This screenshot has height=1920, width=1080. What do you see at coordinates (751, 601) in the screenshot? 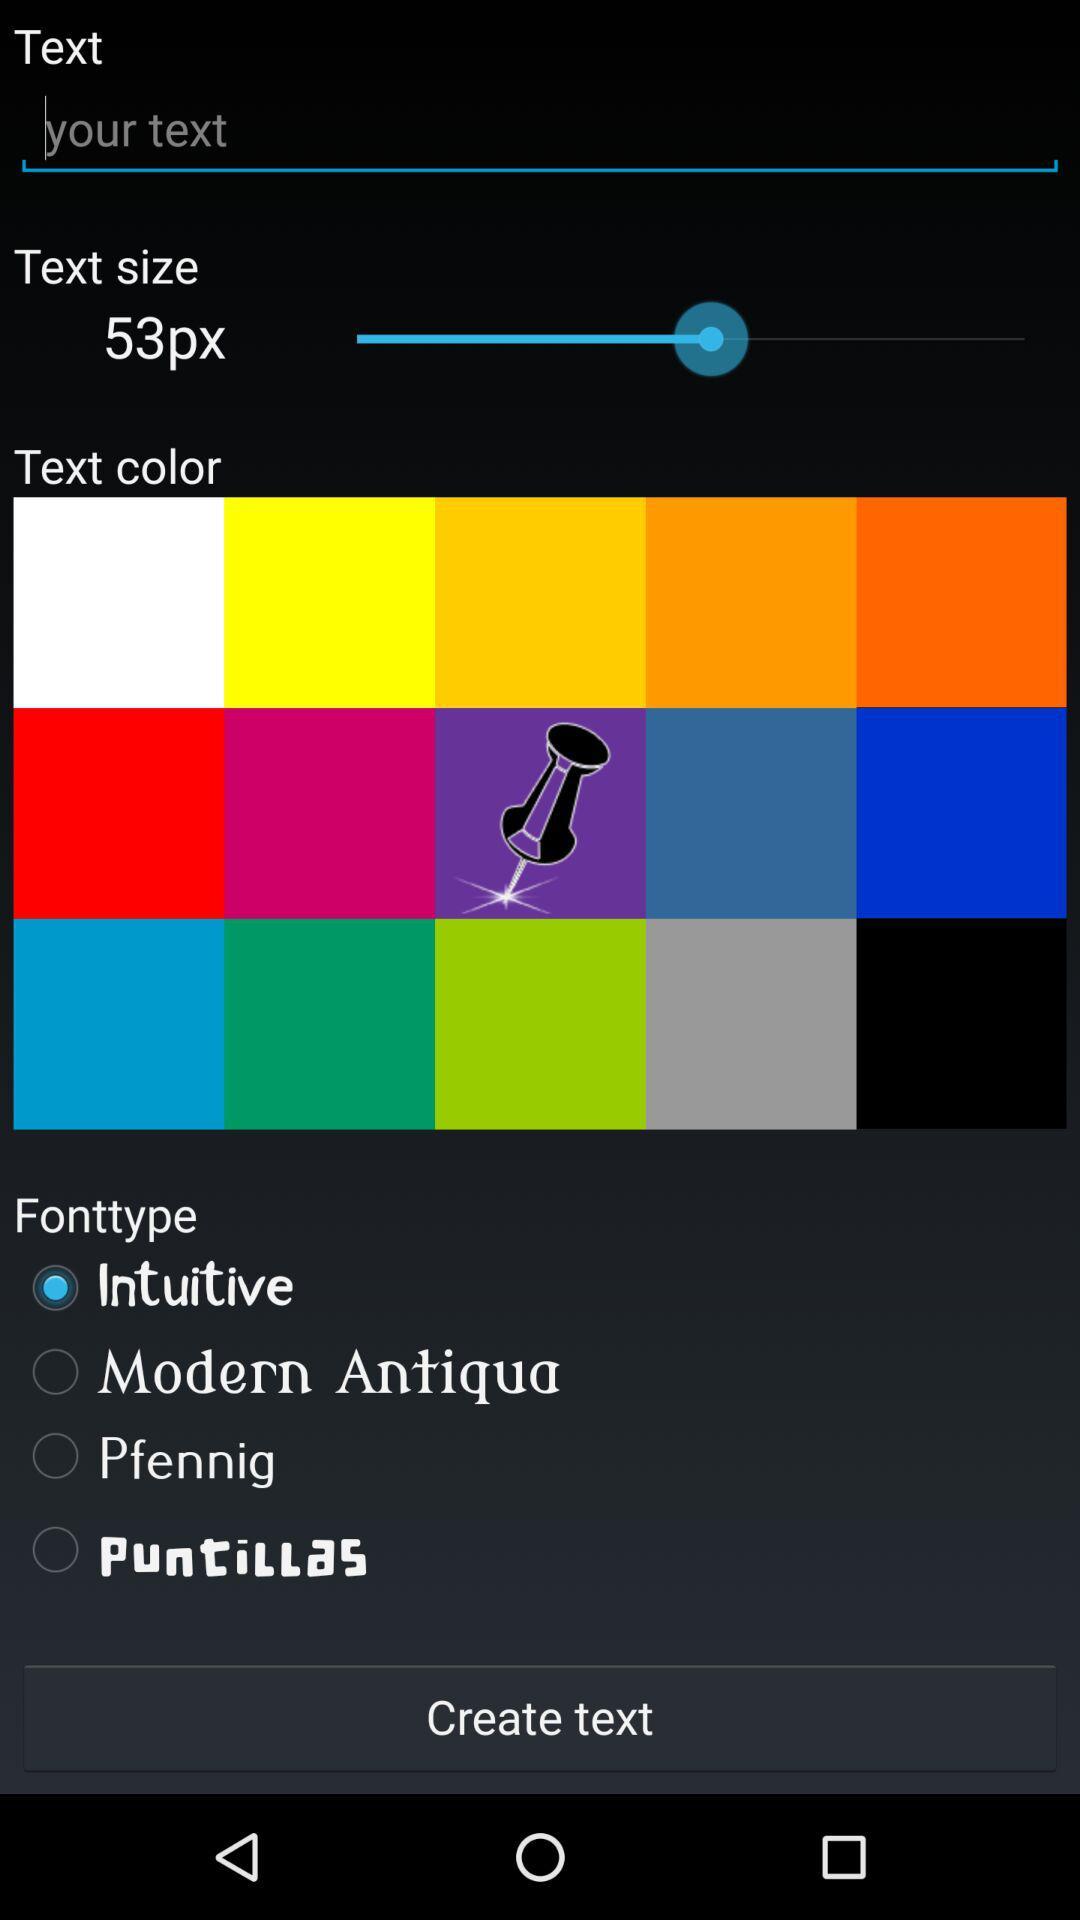
I see `medium orange` at bounding box center [751, 601].